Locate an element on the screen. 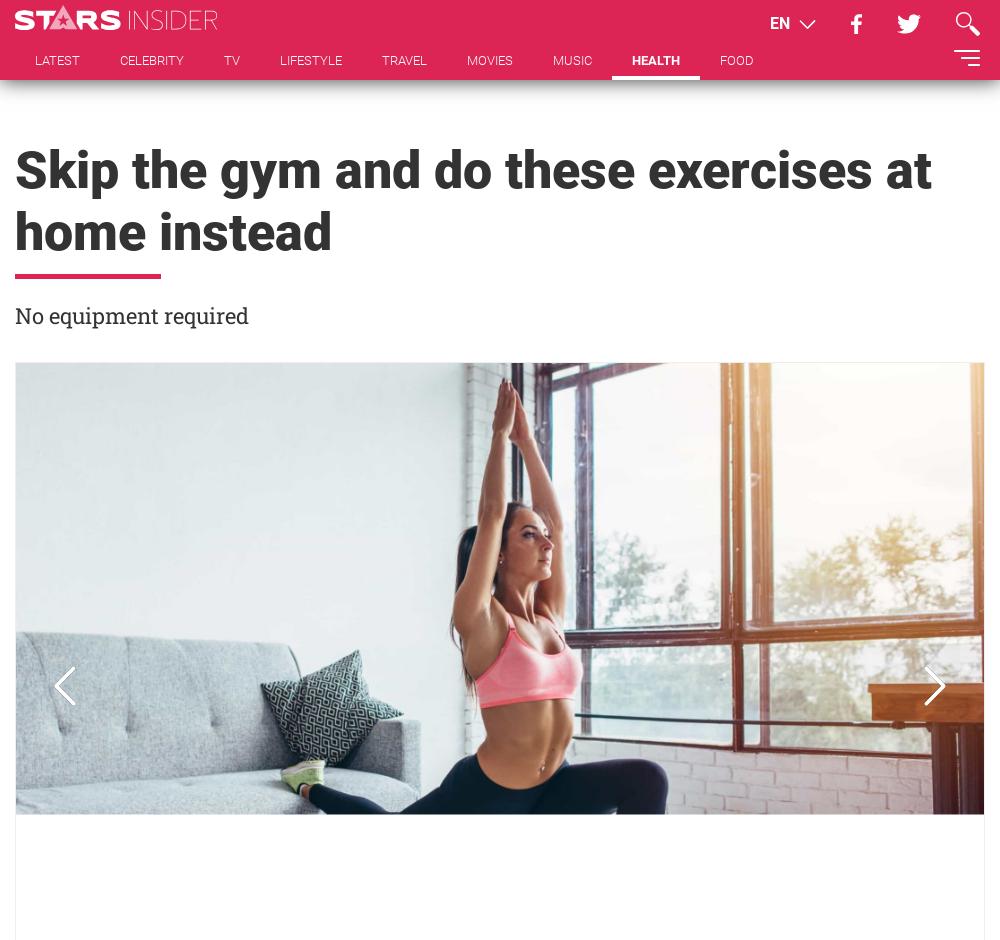 The width and height of the screenshot is (1000, 940). 'MUSIC' is located at coordinates (553, 59).